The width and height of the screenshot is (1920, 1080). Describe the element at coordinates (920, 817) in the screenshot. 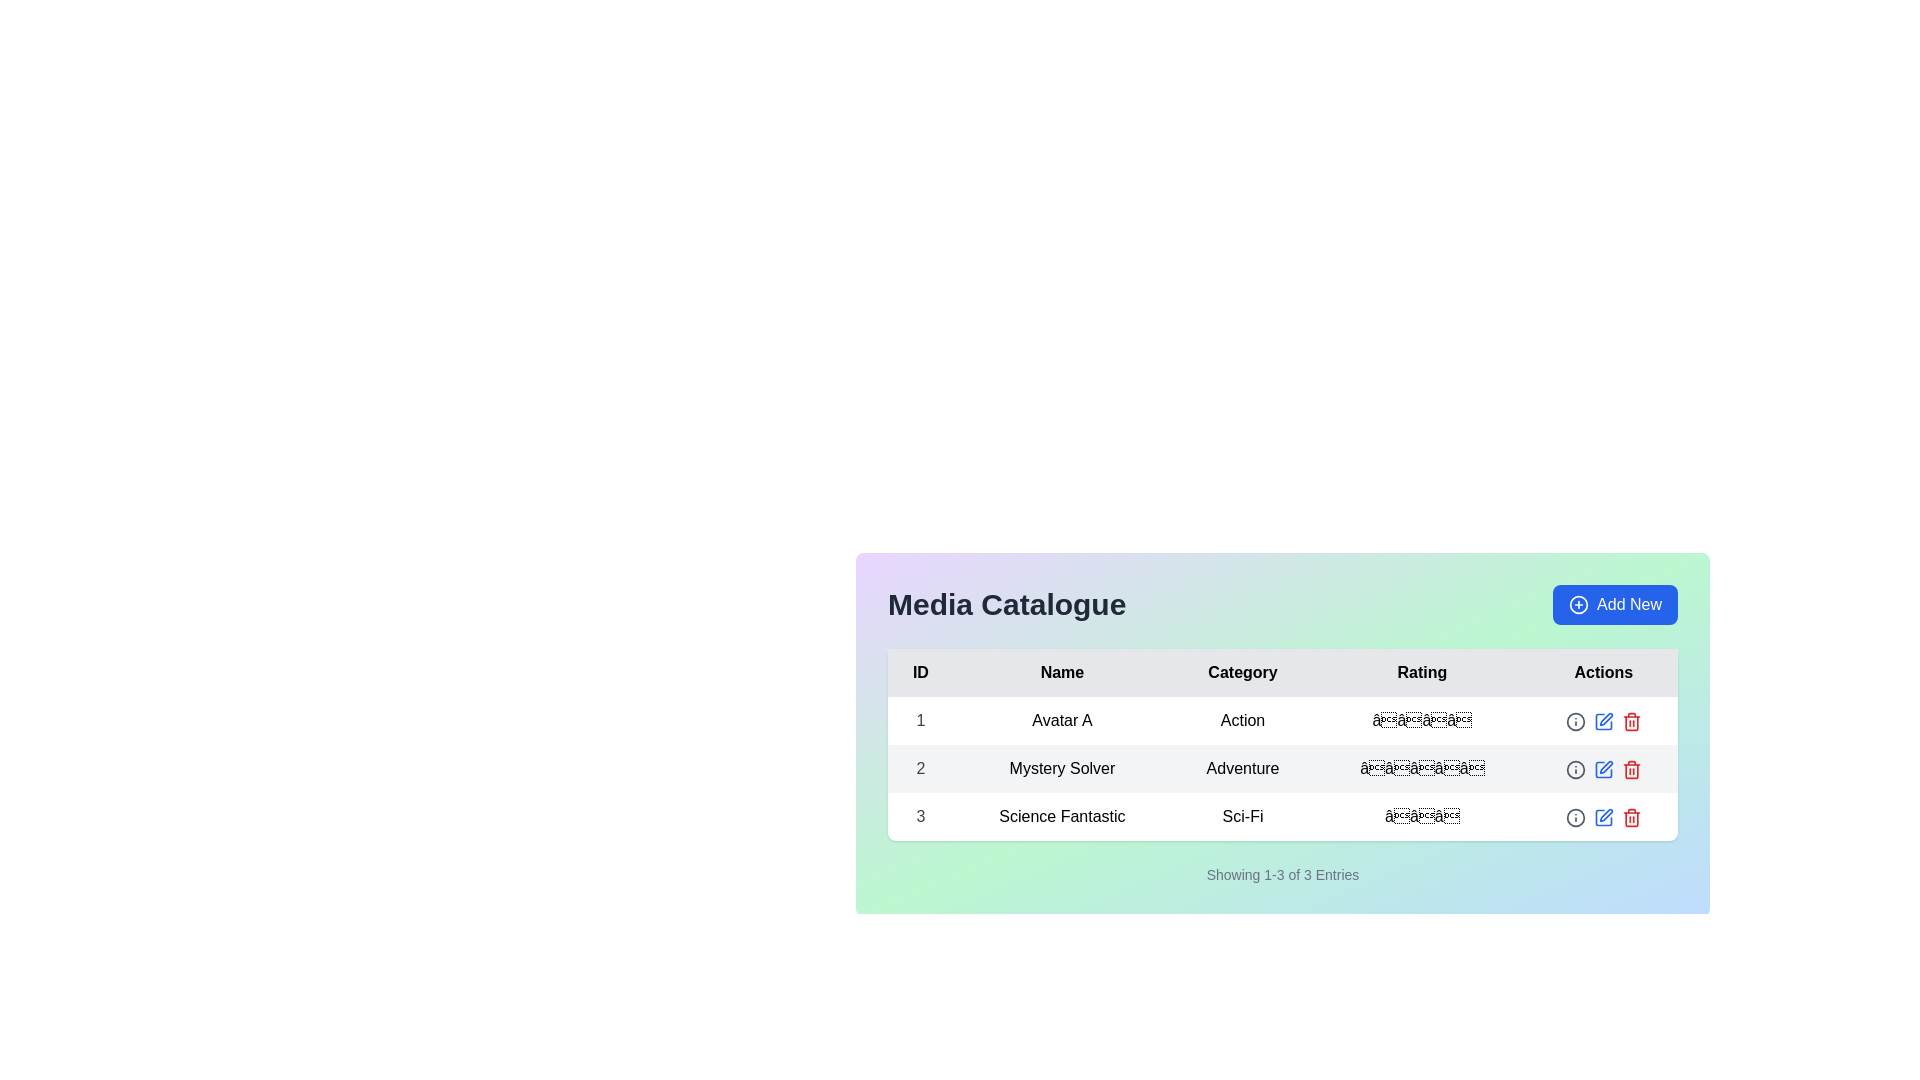

I see `the static text element displaying the numeral '3', which is styled in a bold font and located in the first cell of the third row of a table under the 'ID' column` at that location.